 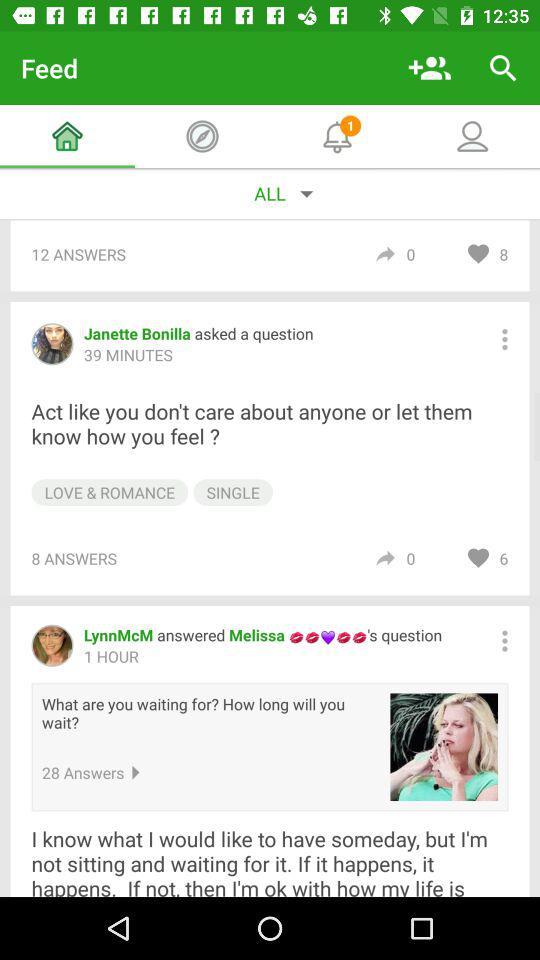 I want to click on the item to the right of what are you item, so click(x=444, y=746).